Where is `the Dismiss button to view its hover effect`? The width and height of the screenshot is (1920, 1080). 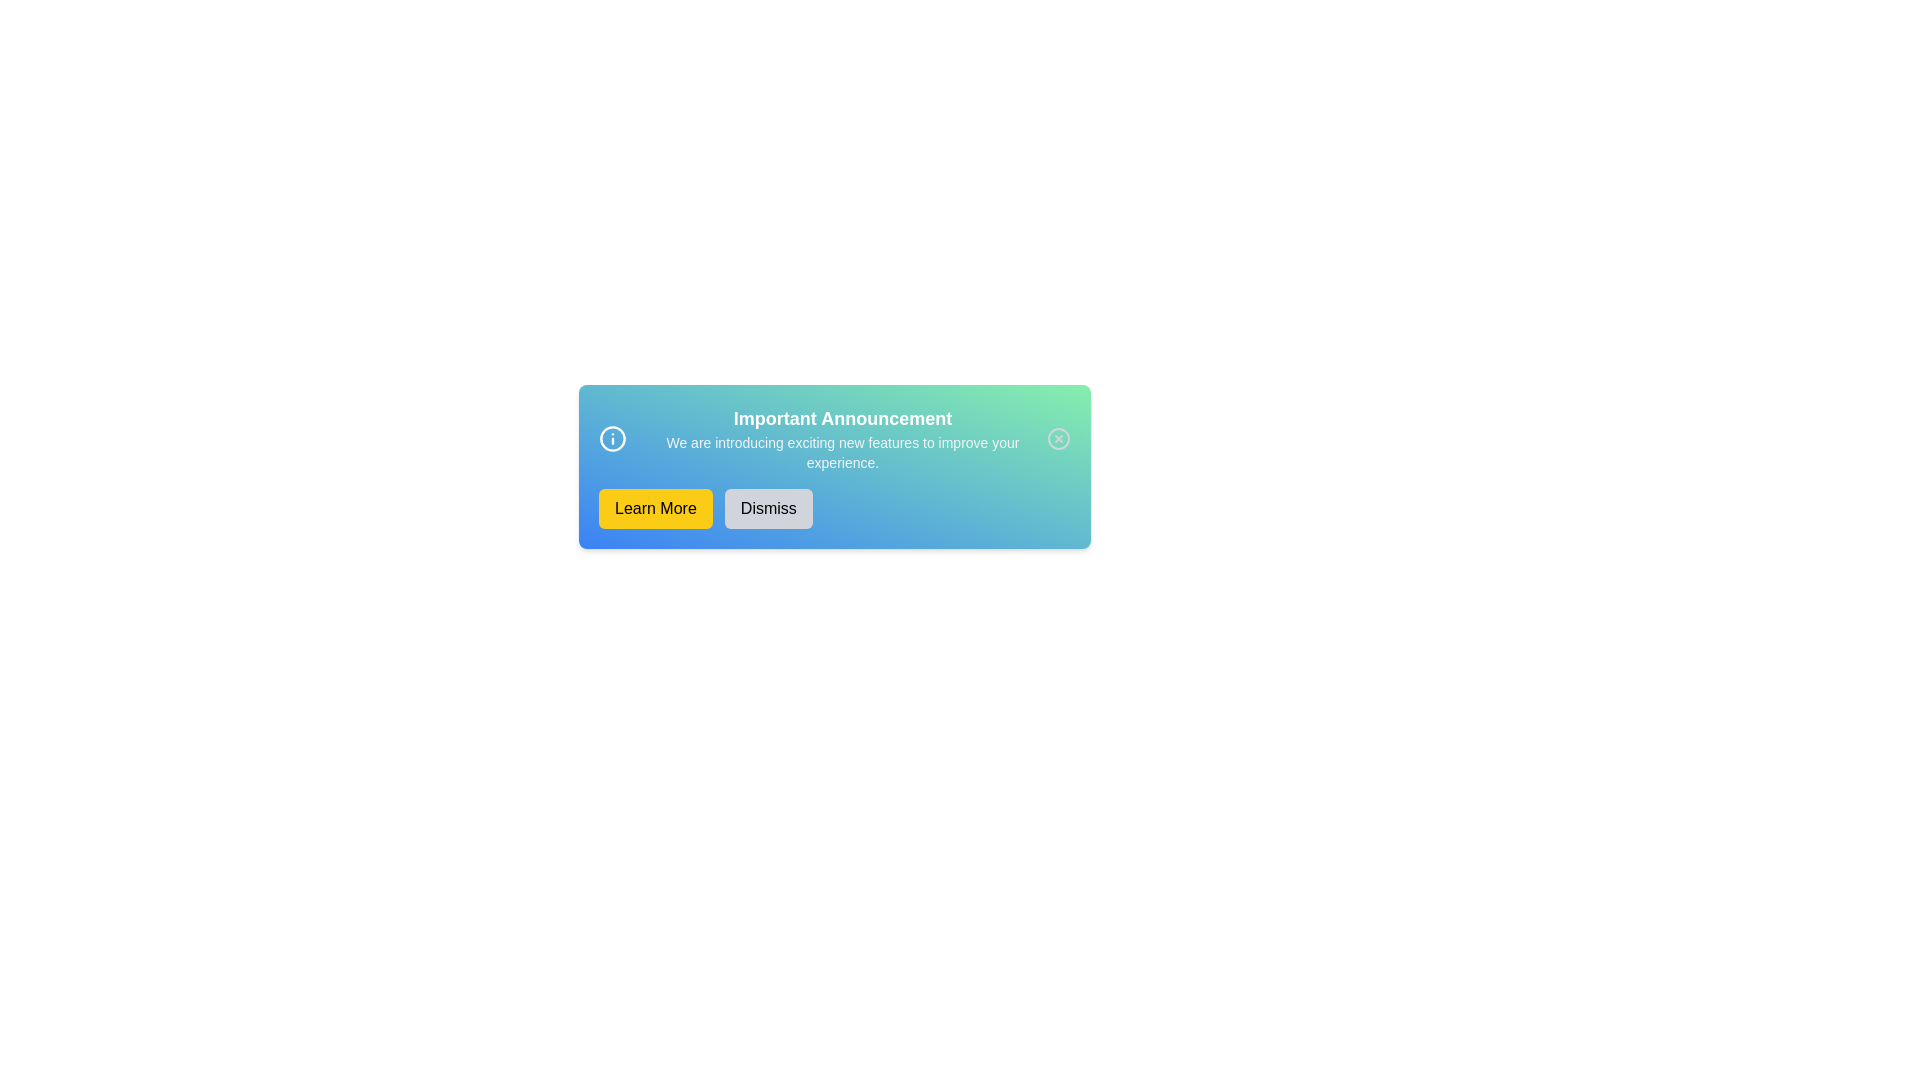
the Dismiss button to view its hover effect is located at coordinates (767, 508).